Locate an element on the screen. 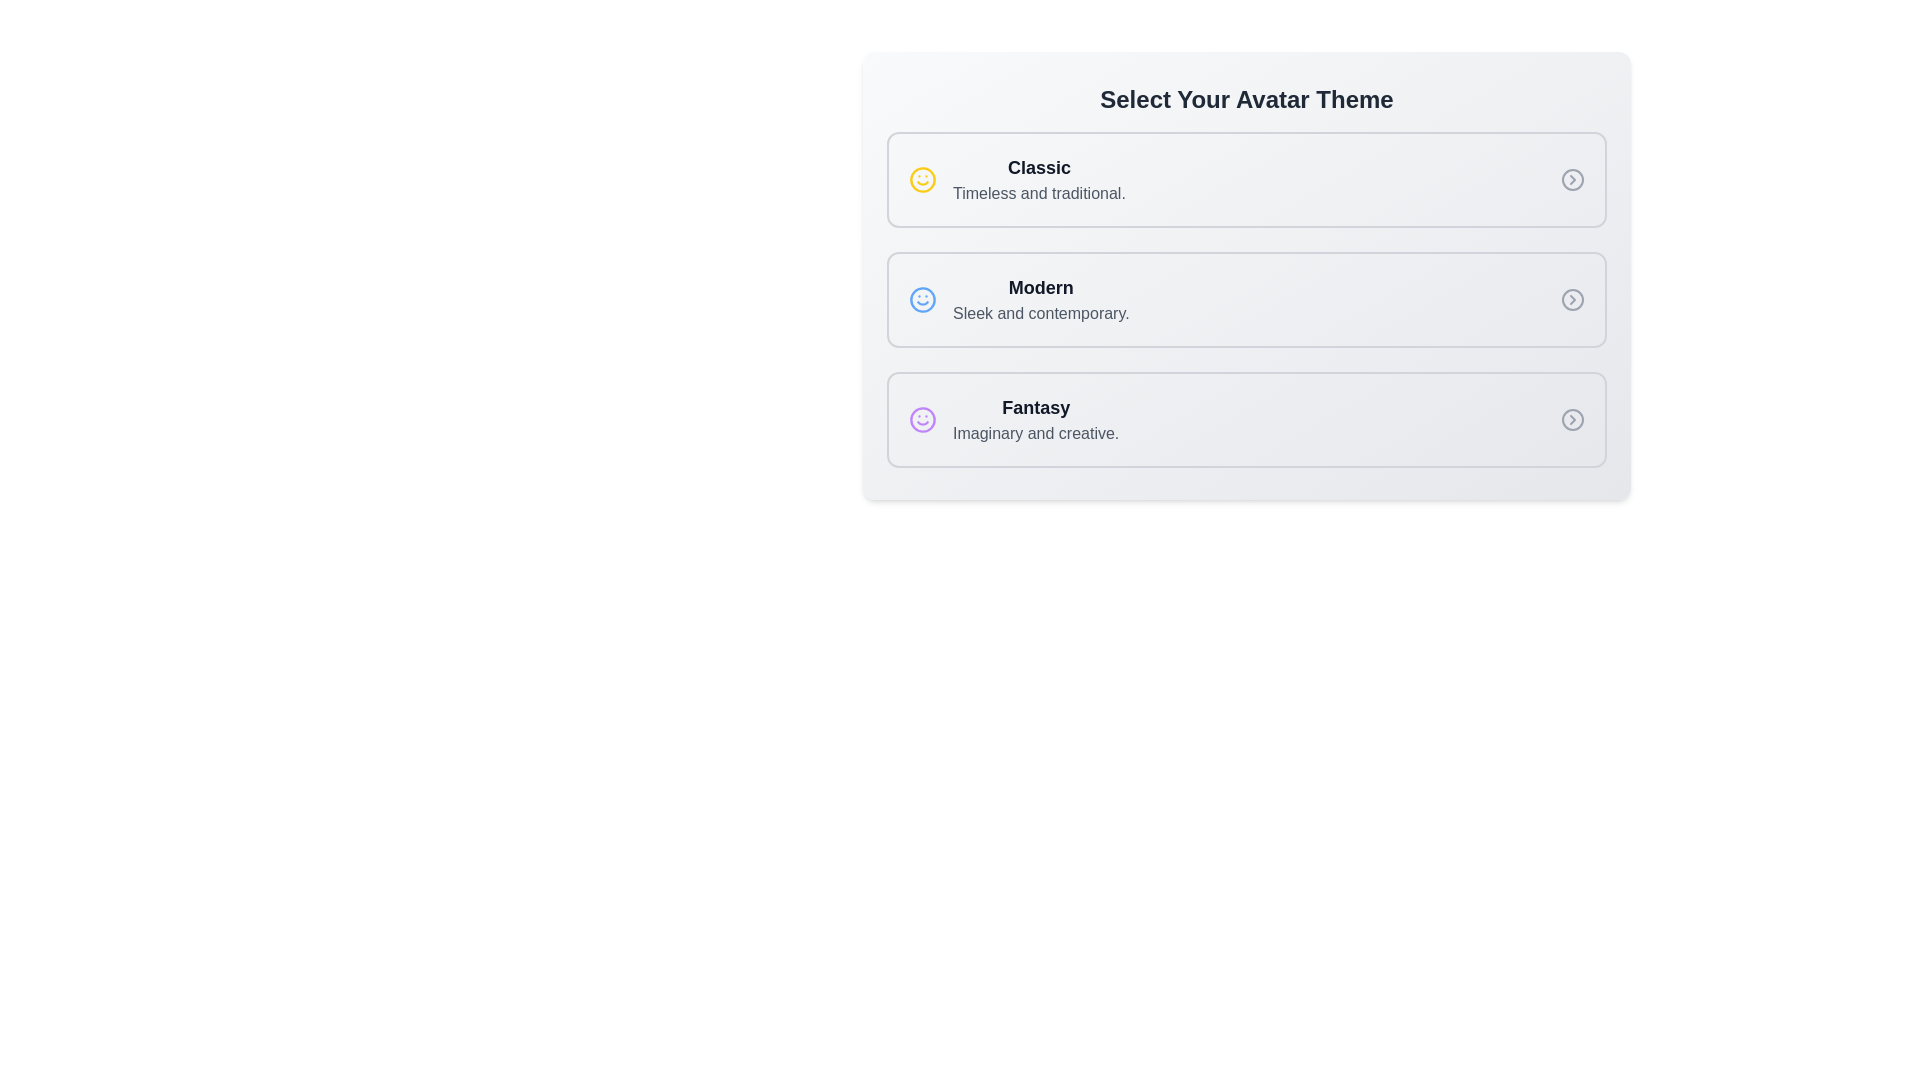  the circular smiley face icon with a blue outline located in the 'Modern' section, which is positioned between the 'Classic' and 'Fantasy' sections is located at coordinates (921, 300).